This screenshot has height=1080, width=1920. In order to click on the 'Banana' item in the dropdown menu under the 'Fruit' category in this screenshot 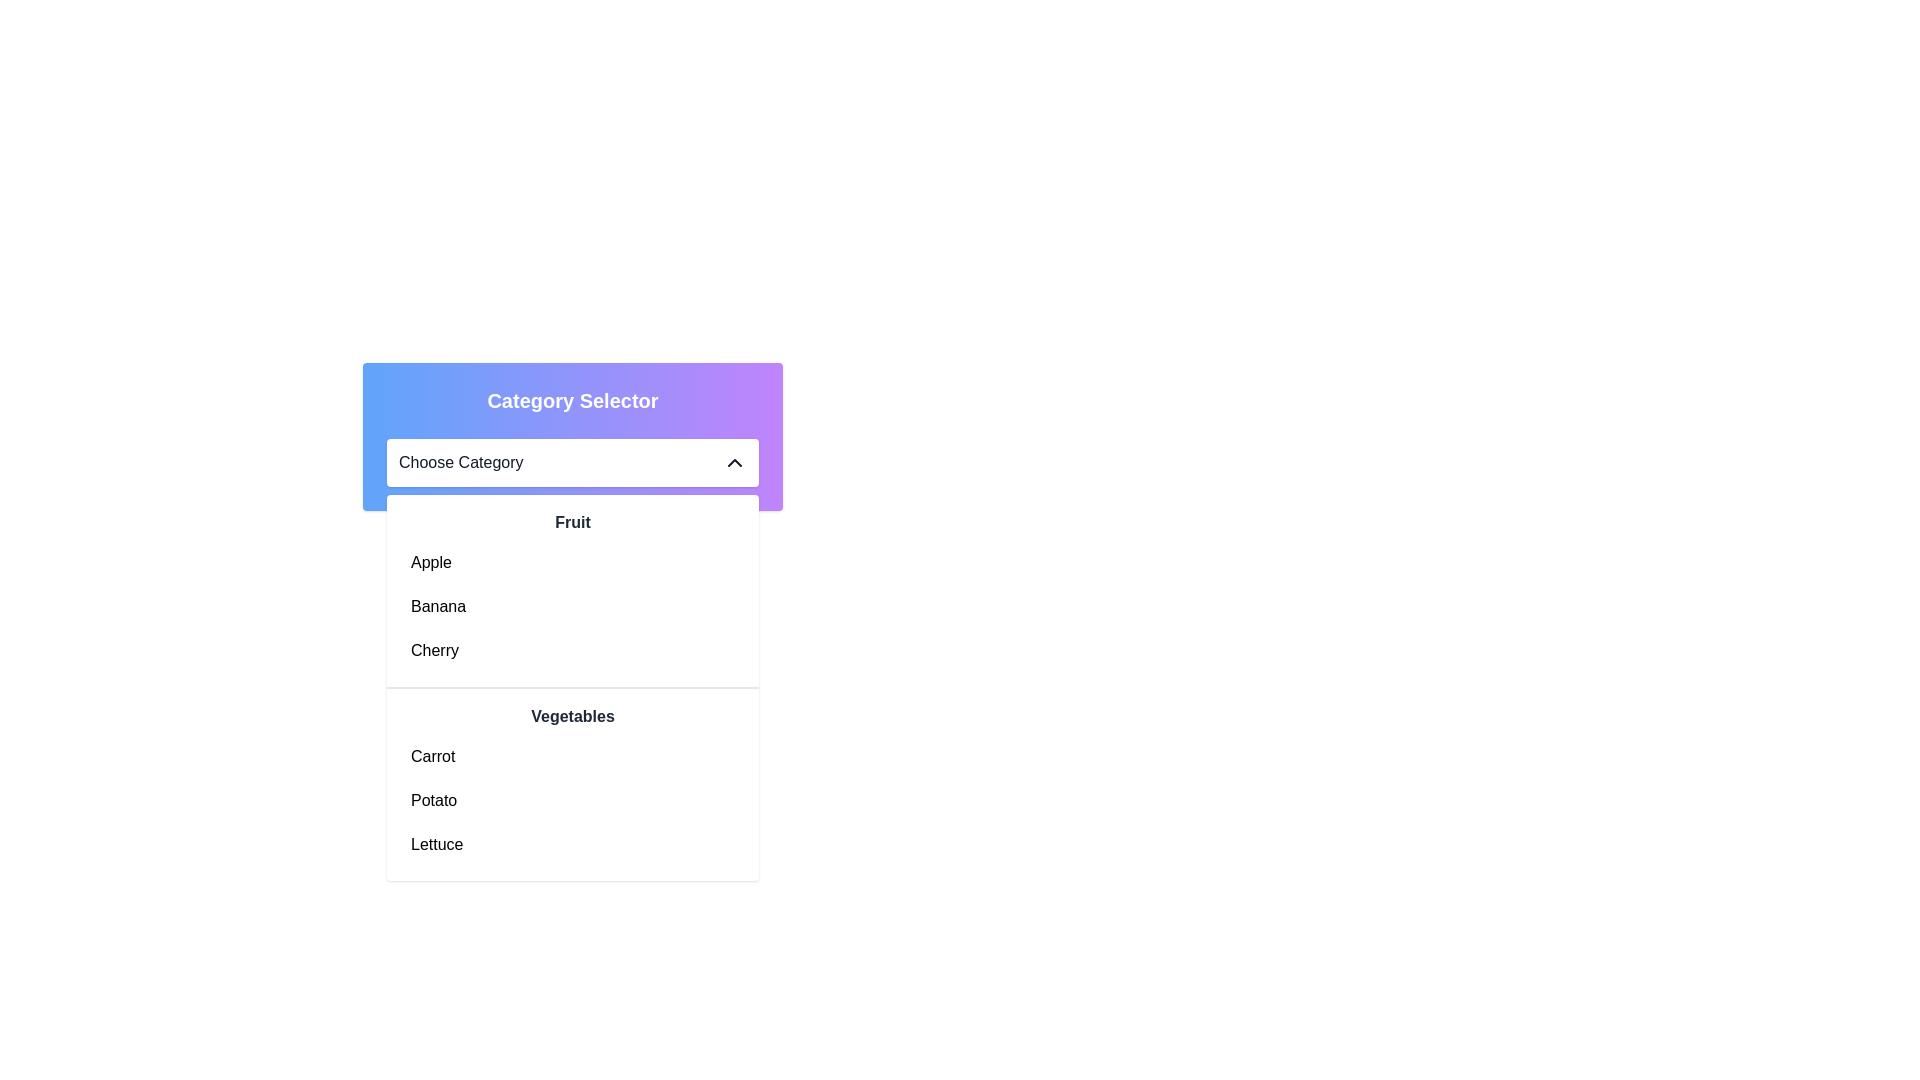, I will do `click(571, 605)`.